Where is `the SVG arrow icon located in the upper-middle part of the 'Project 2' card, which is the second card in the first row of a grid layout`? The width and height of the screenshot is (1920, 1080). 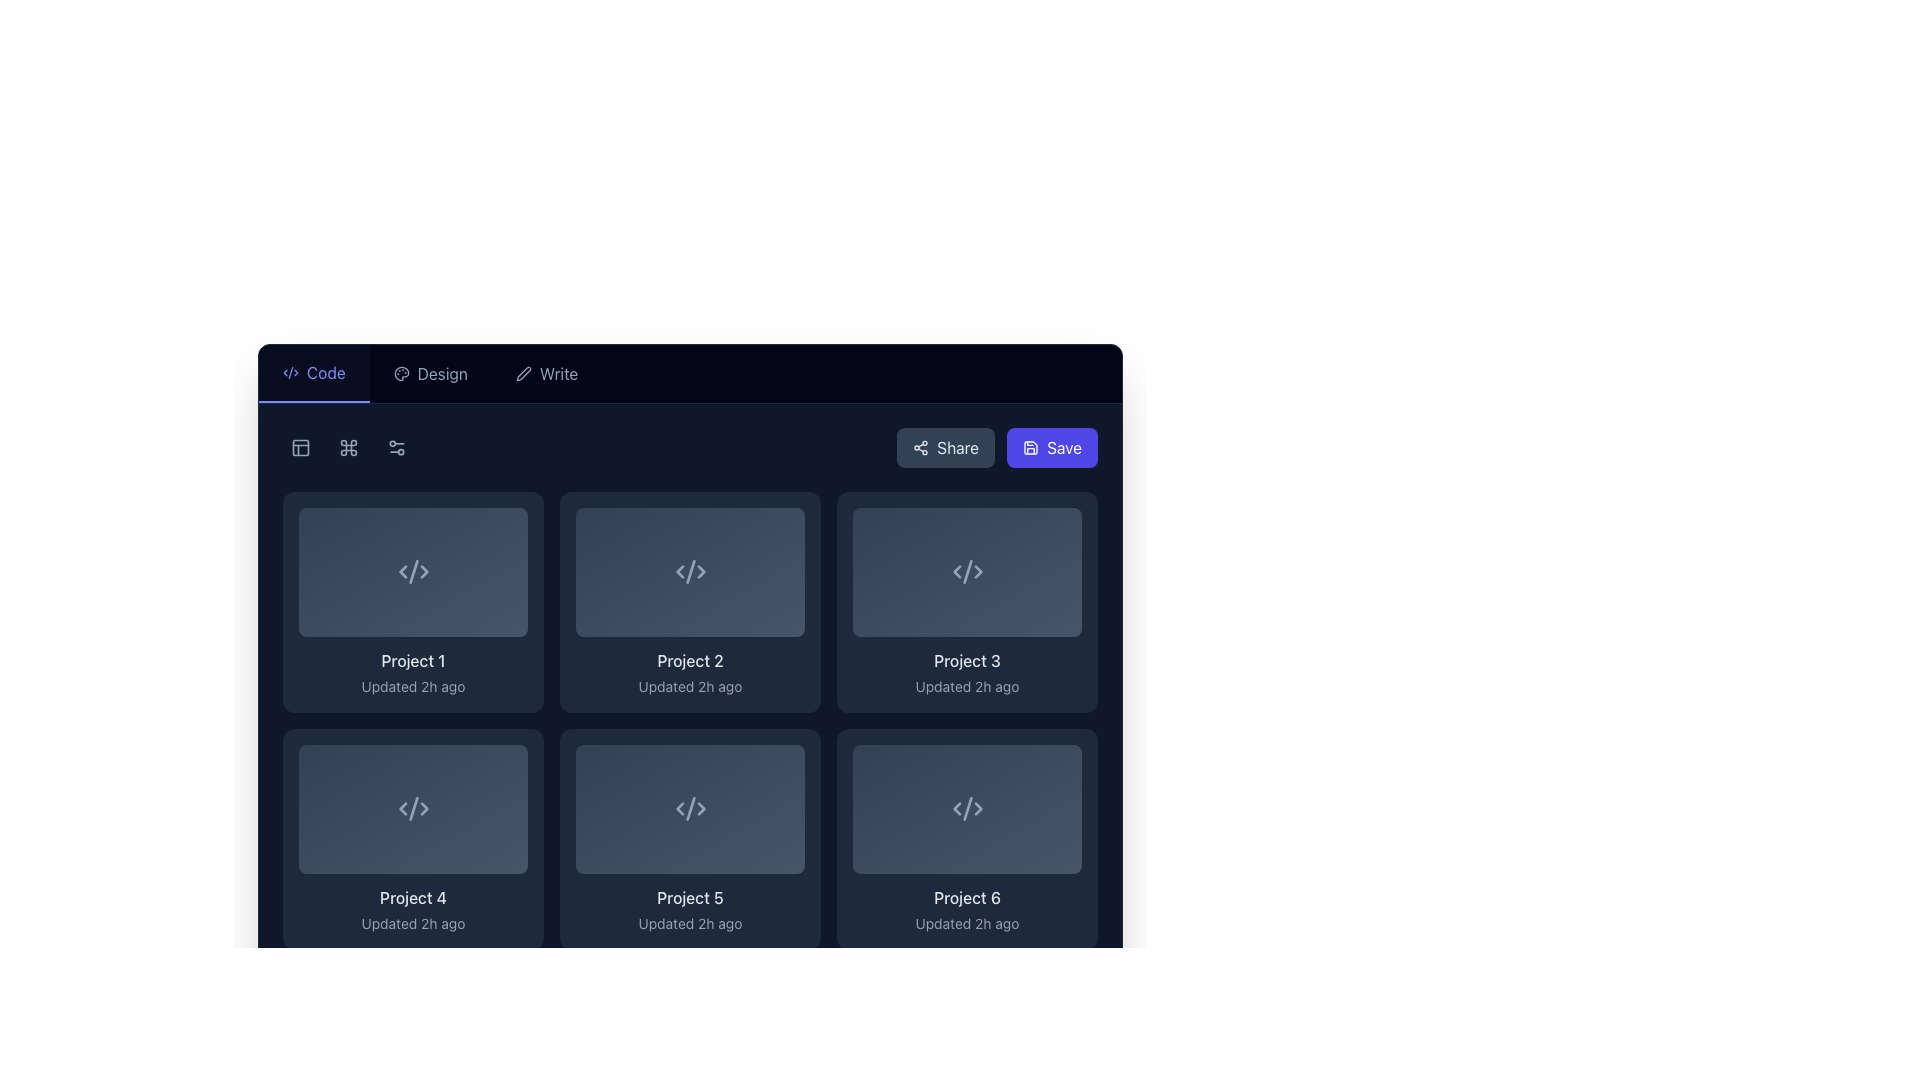
the SVG arrow icon located in the upper-middle part of the 'Project 2' card, which is the second card in the first row of a grid layout is located at coordinates (701, 572).